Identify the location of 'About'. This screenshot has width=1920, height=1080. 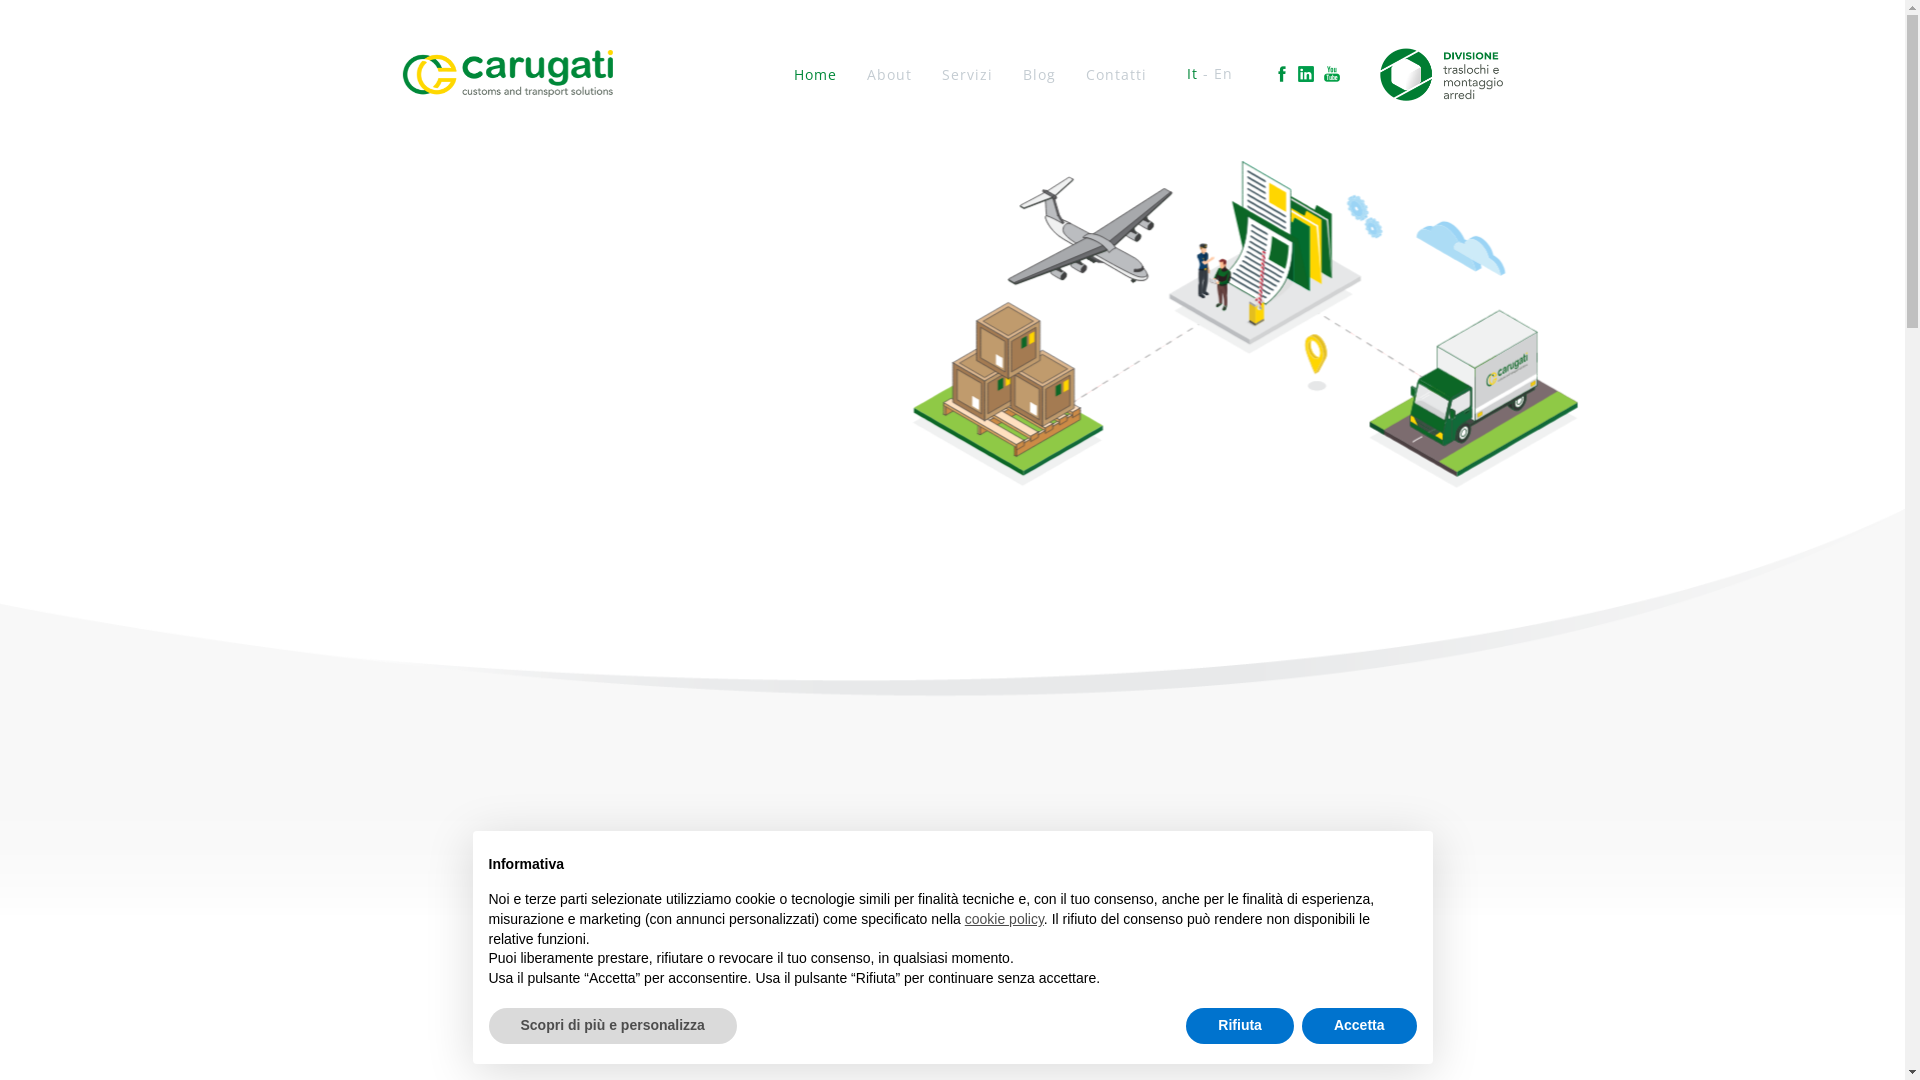
(867, 73).